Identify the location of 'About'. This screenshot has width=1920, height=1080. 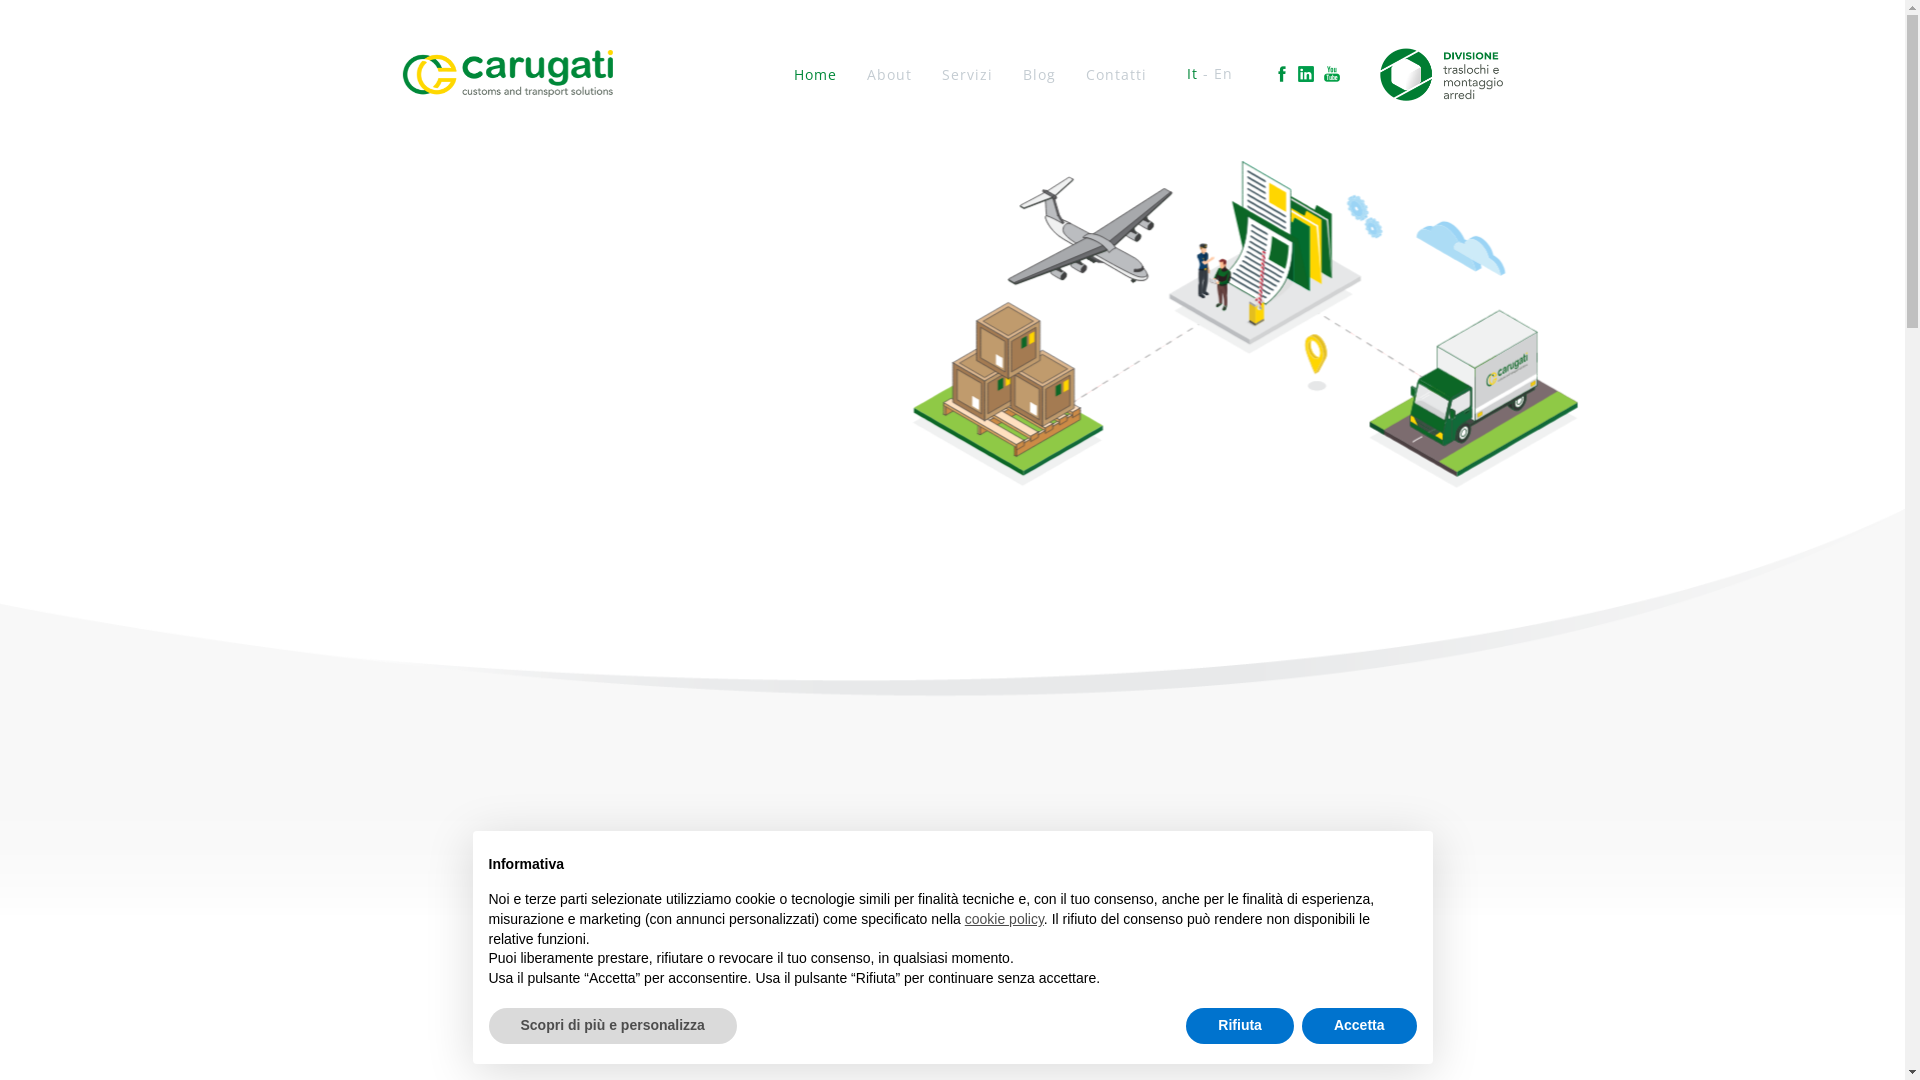
(867, 73).